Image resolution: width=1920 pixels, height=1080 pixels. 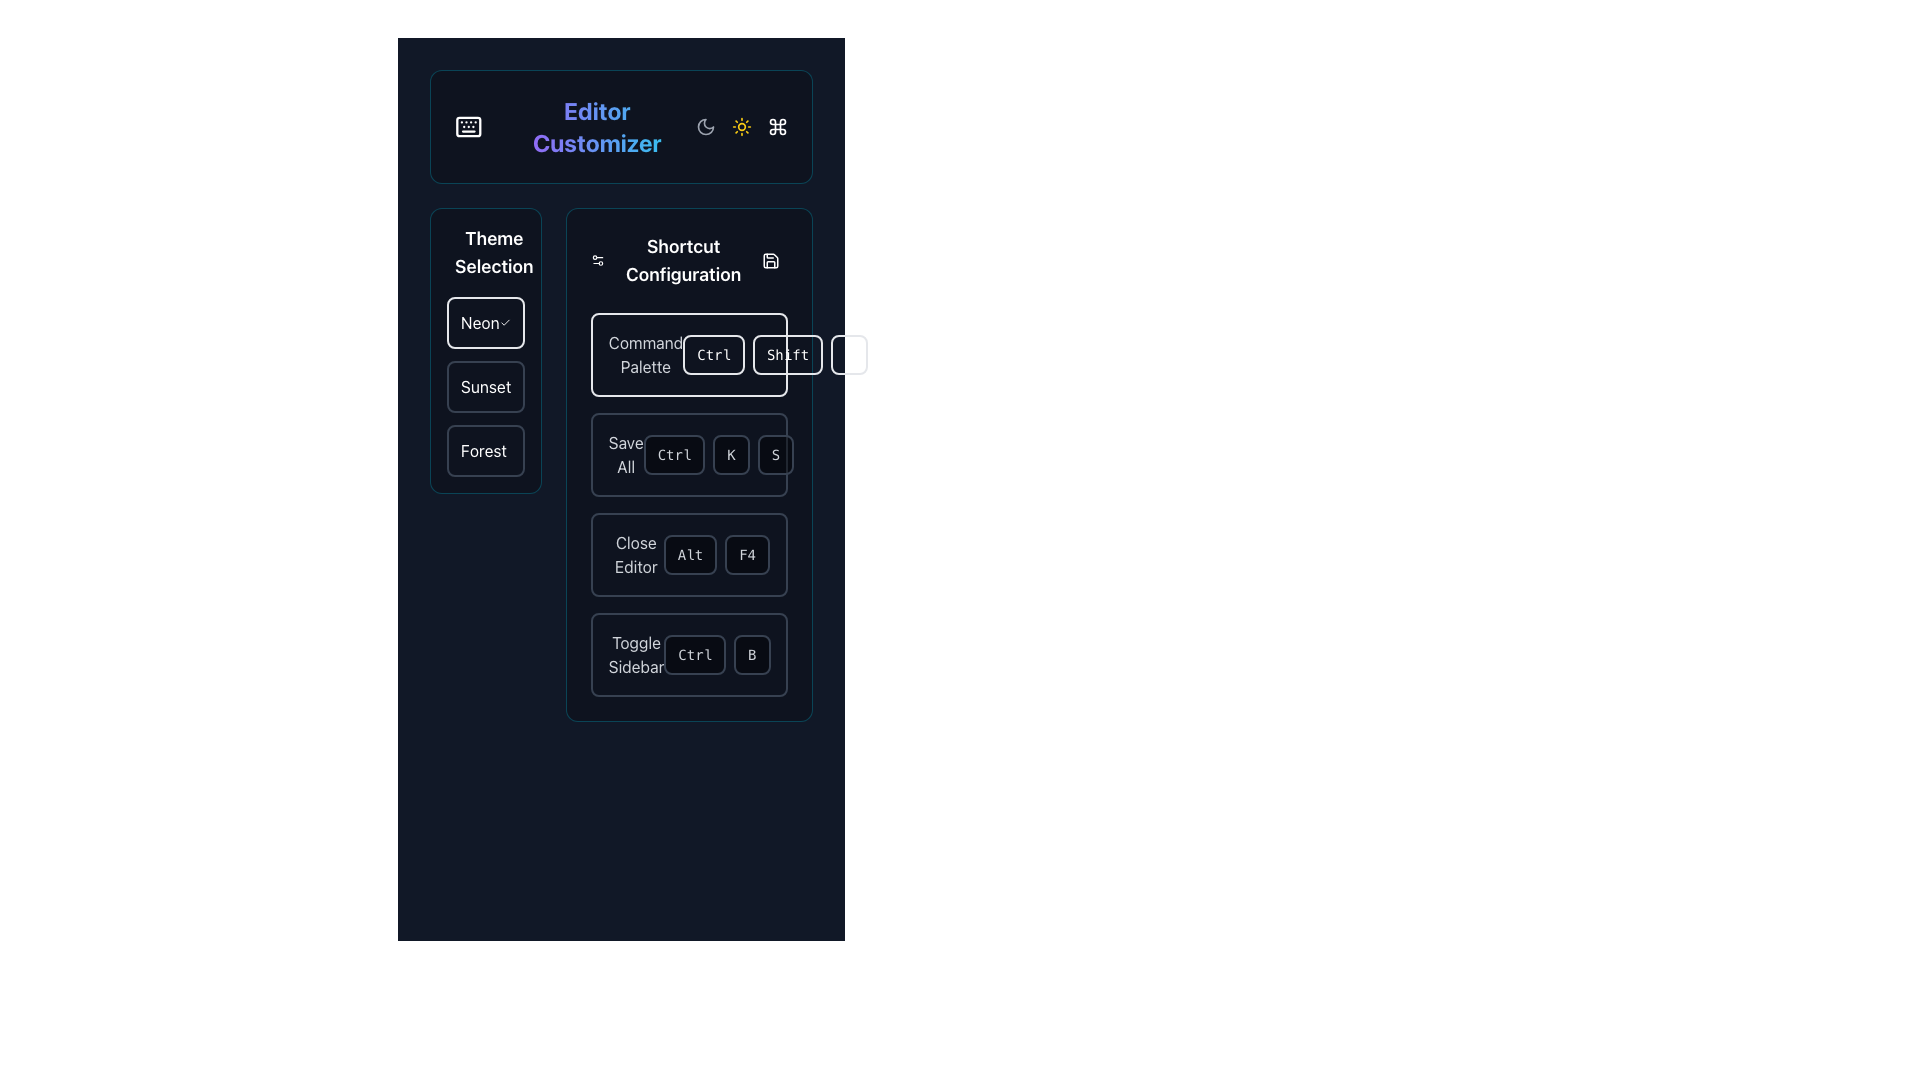 I want to click on the rectangular element with rounded corners located inside the keyboard icon in the upper portion of the interface, so click(x=467, y=127).